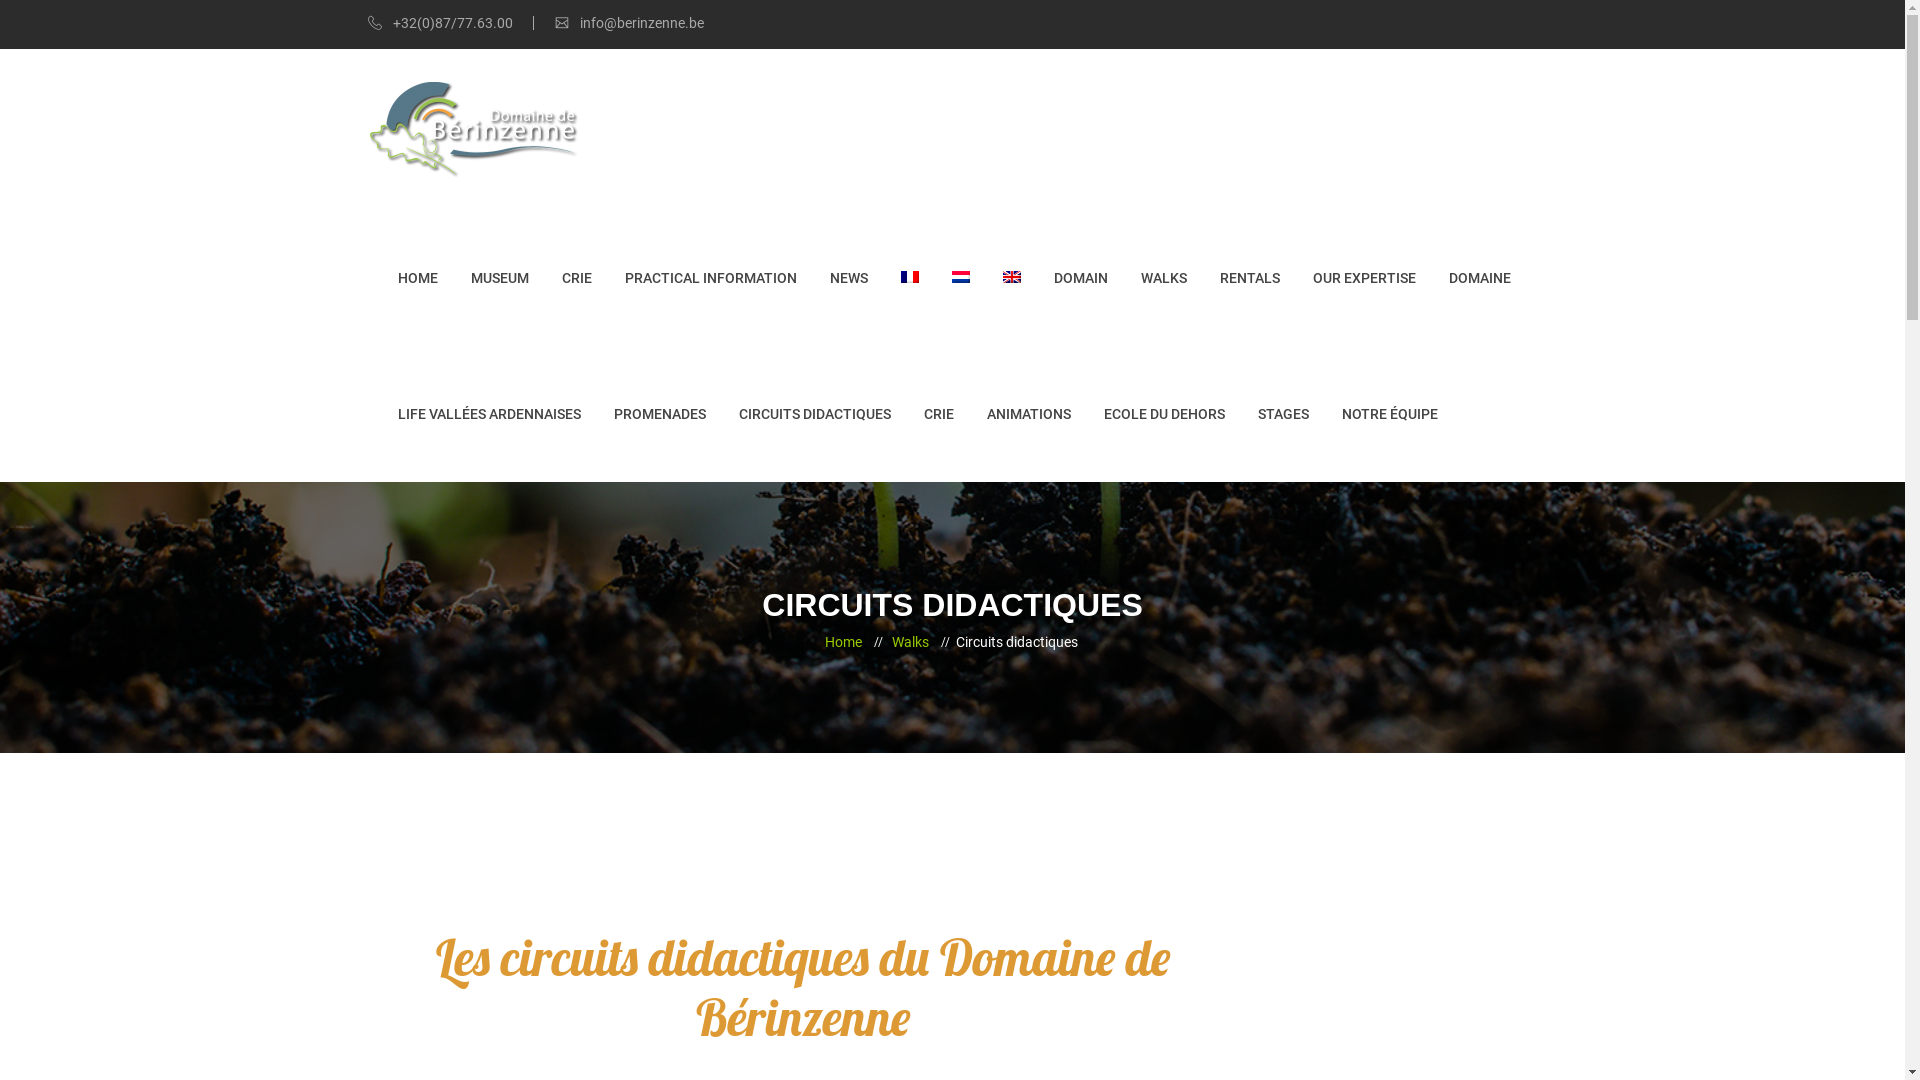 Image resolution: width=1920 pixels, height=1080 pixels. I want to click on 'WALKS', so click(1162, 277).